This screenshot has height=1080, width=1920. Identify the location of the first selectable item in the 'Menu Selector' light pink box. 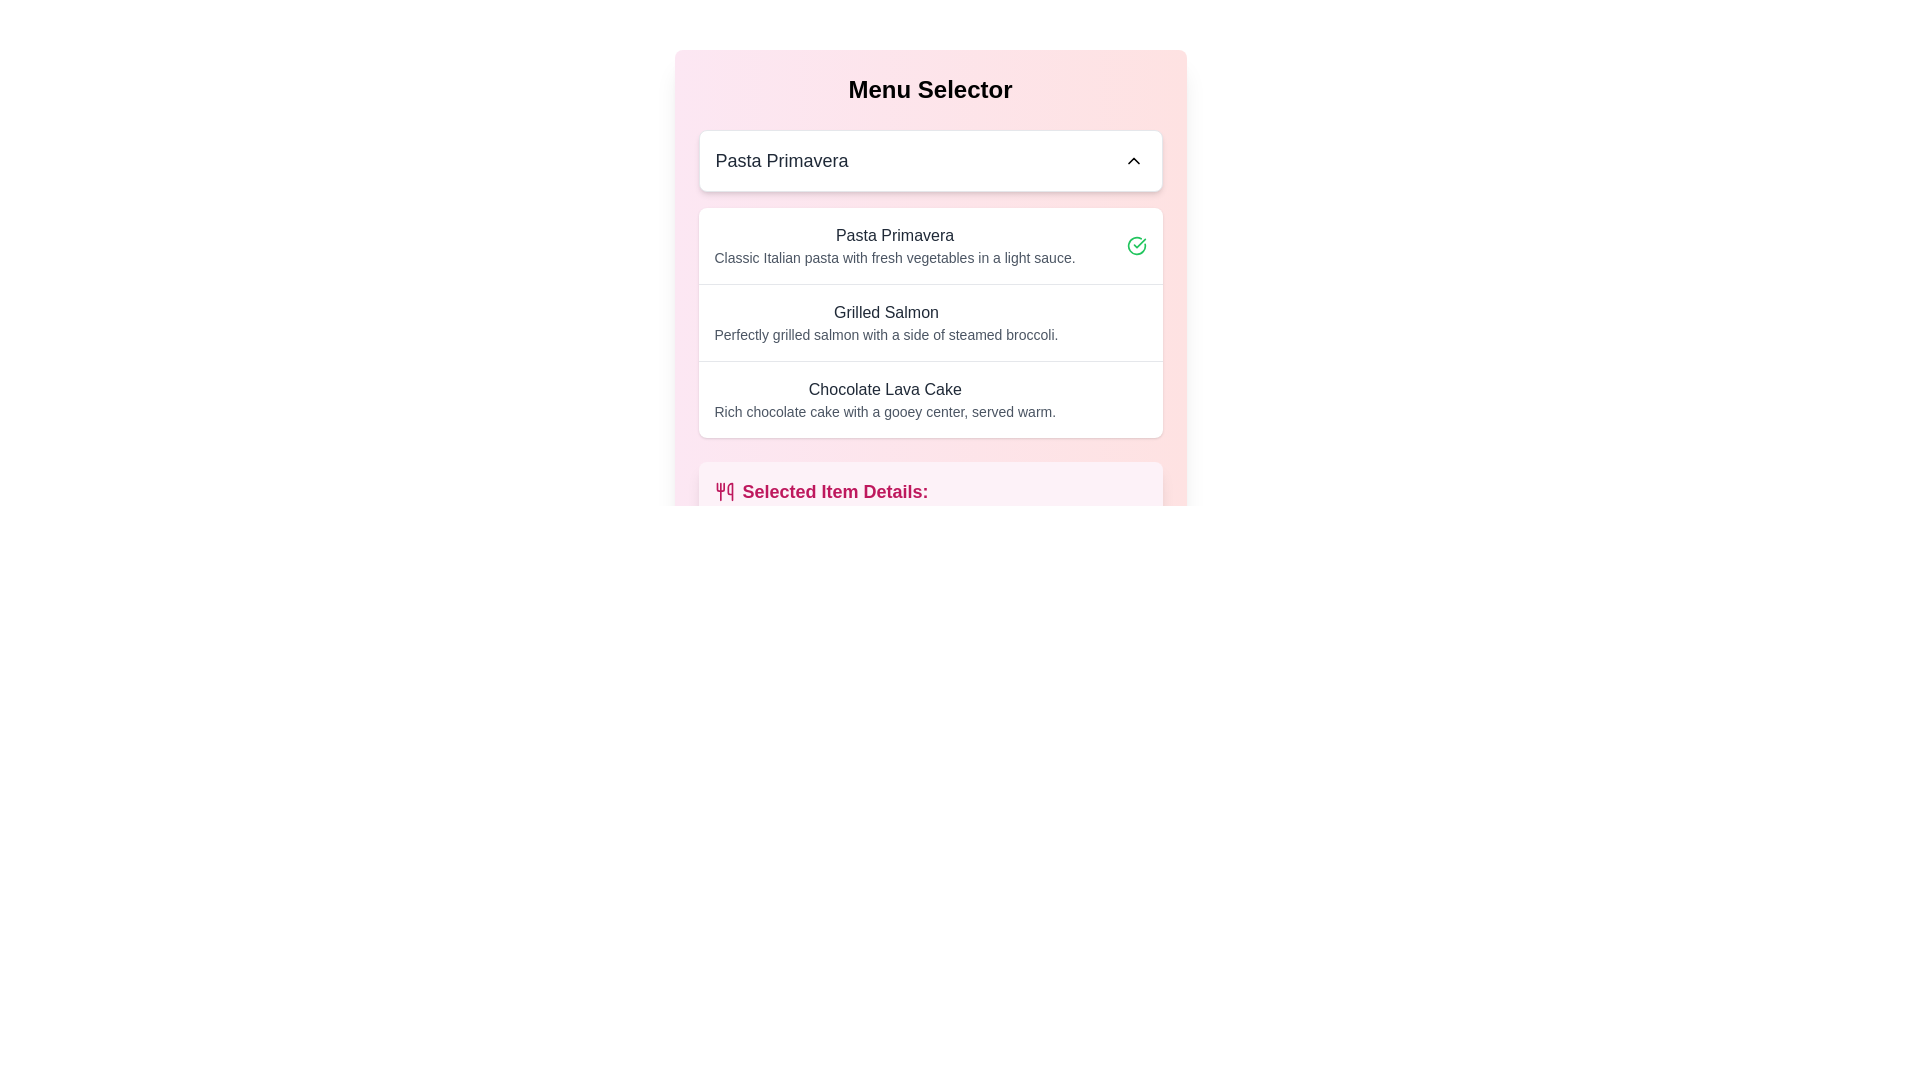
(929, 245).